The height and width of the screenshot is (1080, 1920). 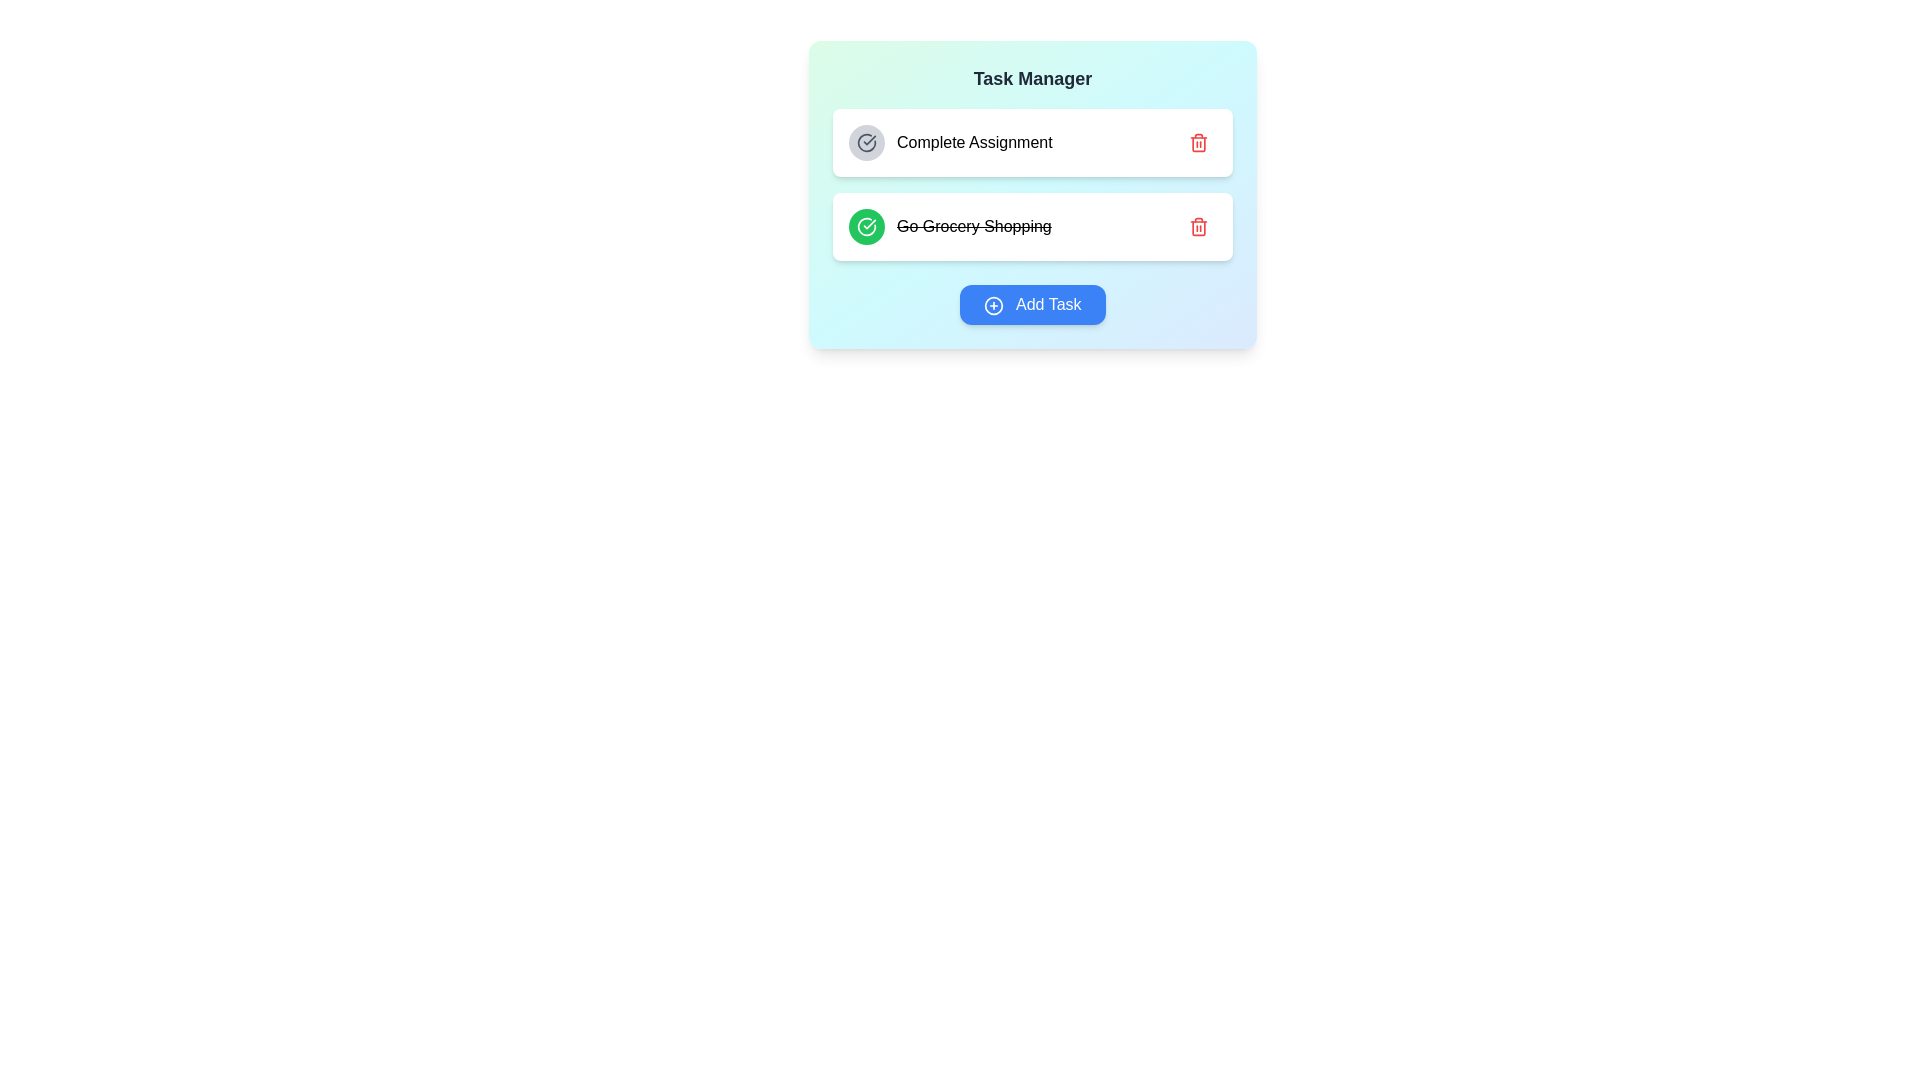 What do you see at coordinates (867, 226) in the screenshot?
I see `the circular checkmark icon with a green background located to the left of the text 'Go Grocery Shopping' in the second list item of the task list` at bounding box center [867, 226].